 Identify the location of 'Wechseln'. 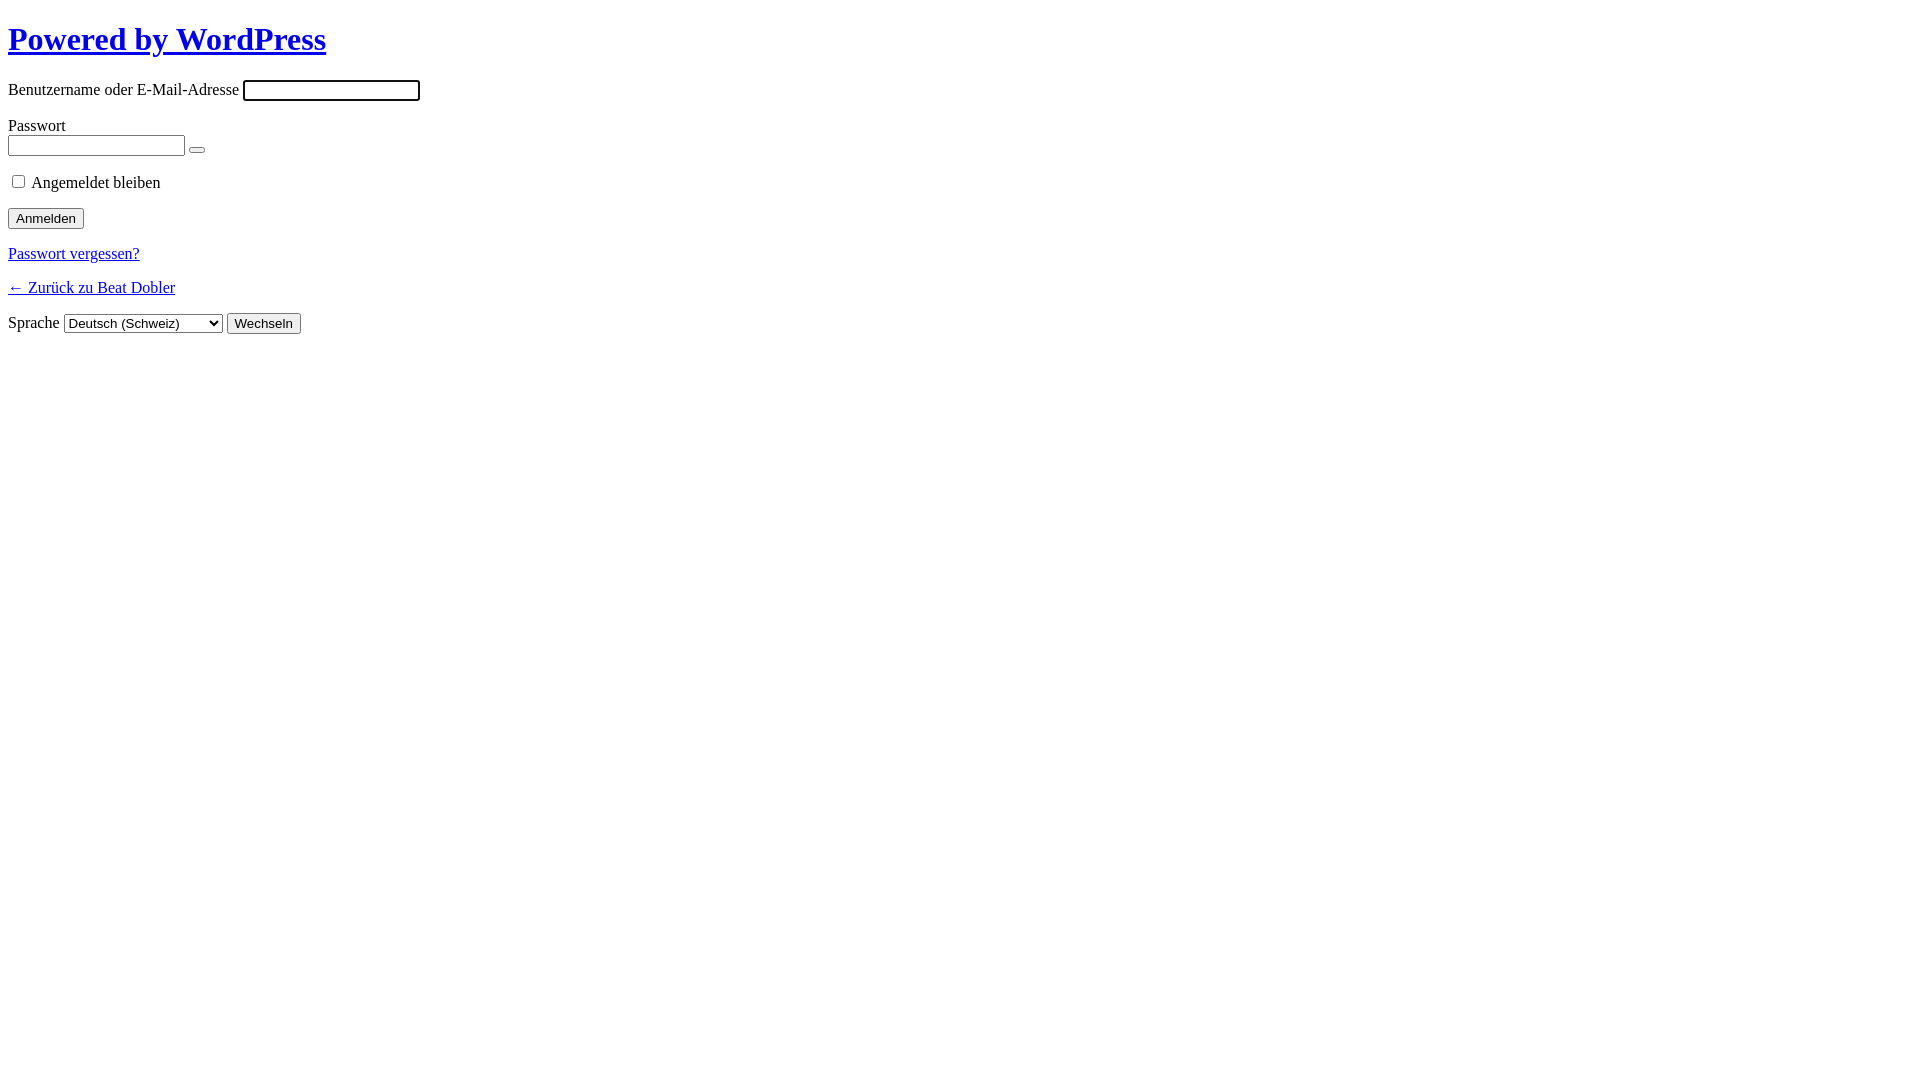
(263, 322).